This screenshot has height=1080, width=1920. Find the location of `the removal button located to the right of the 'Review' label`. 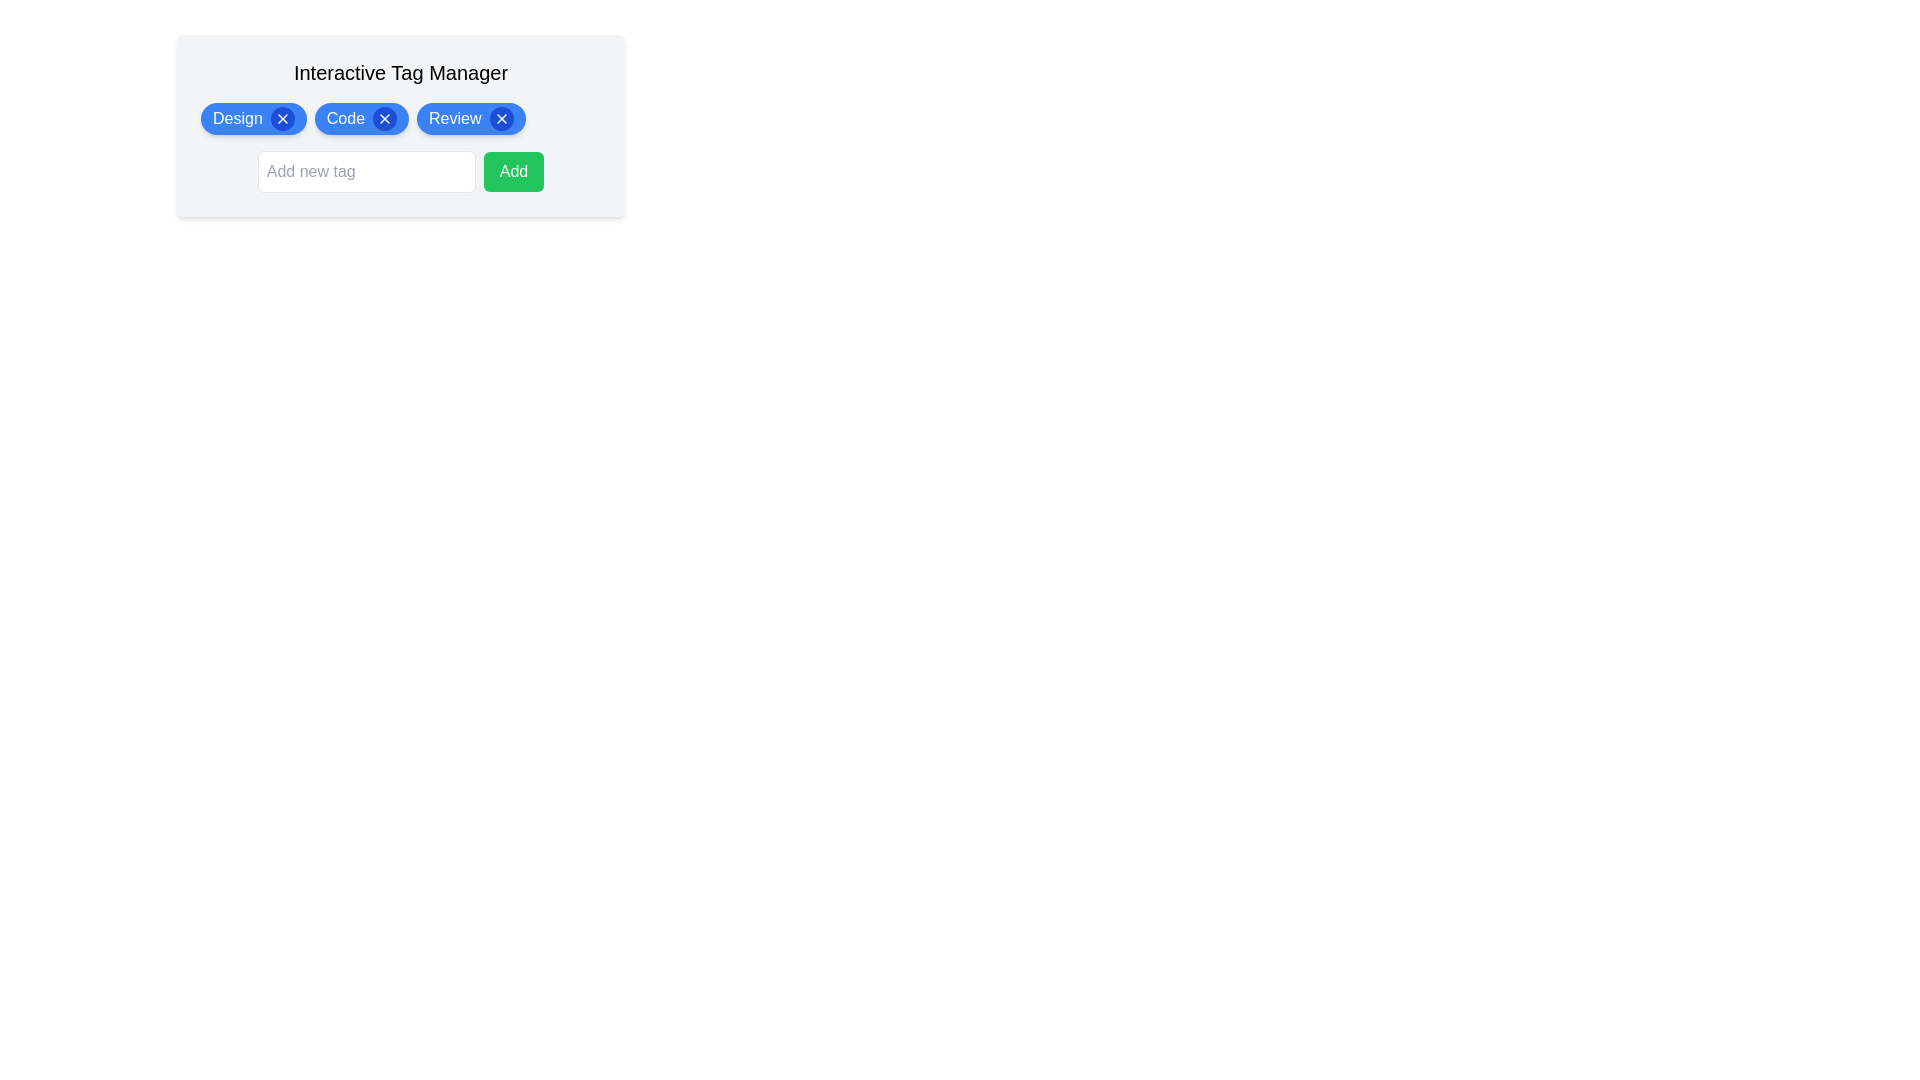

the removal button located to the right of the 'Review' label is located at coordinates (501, 119).